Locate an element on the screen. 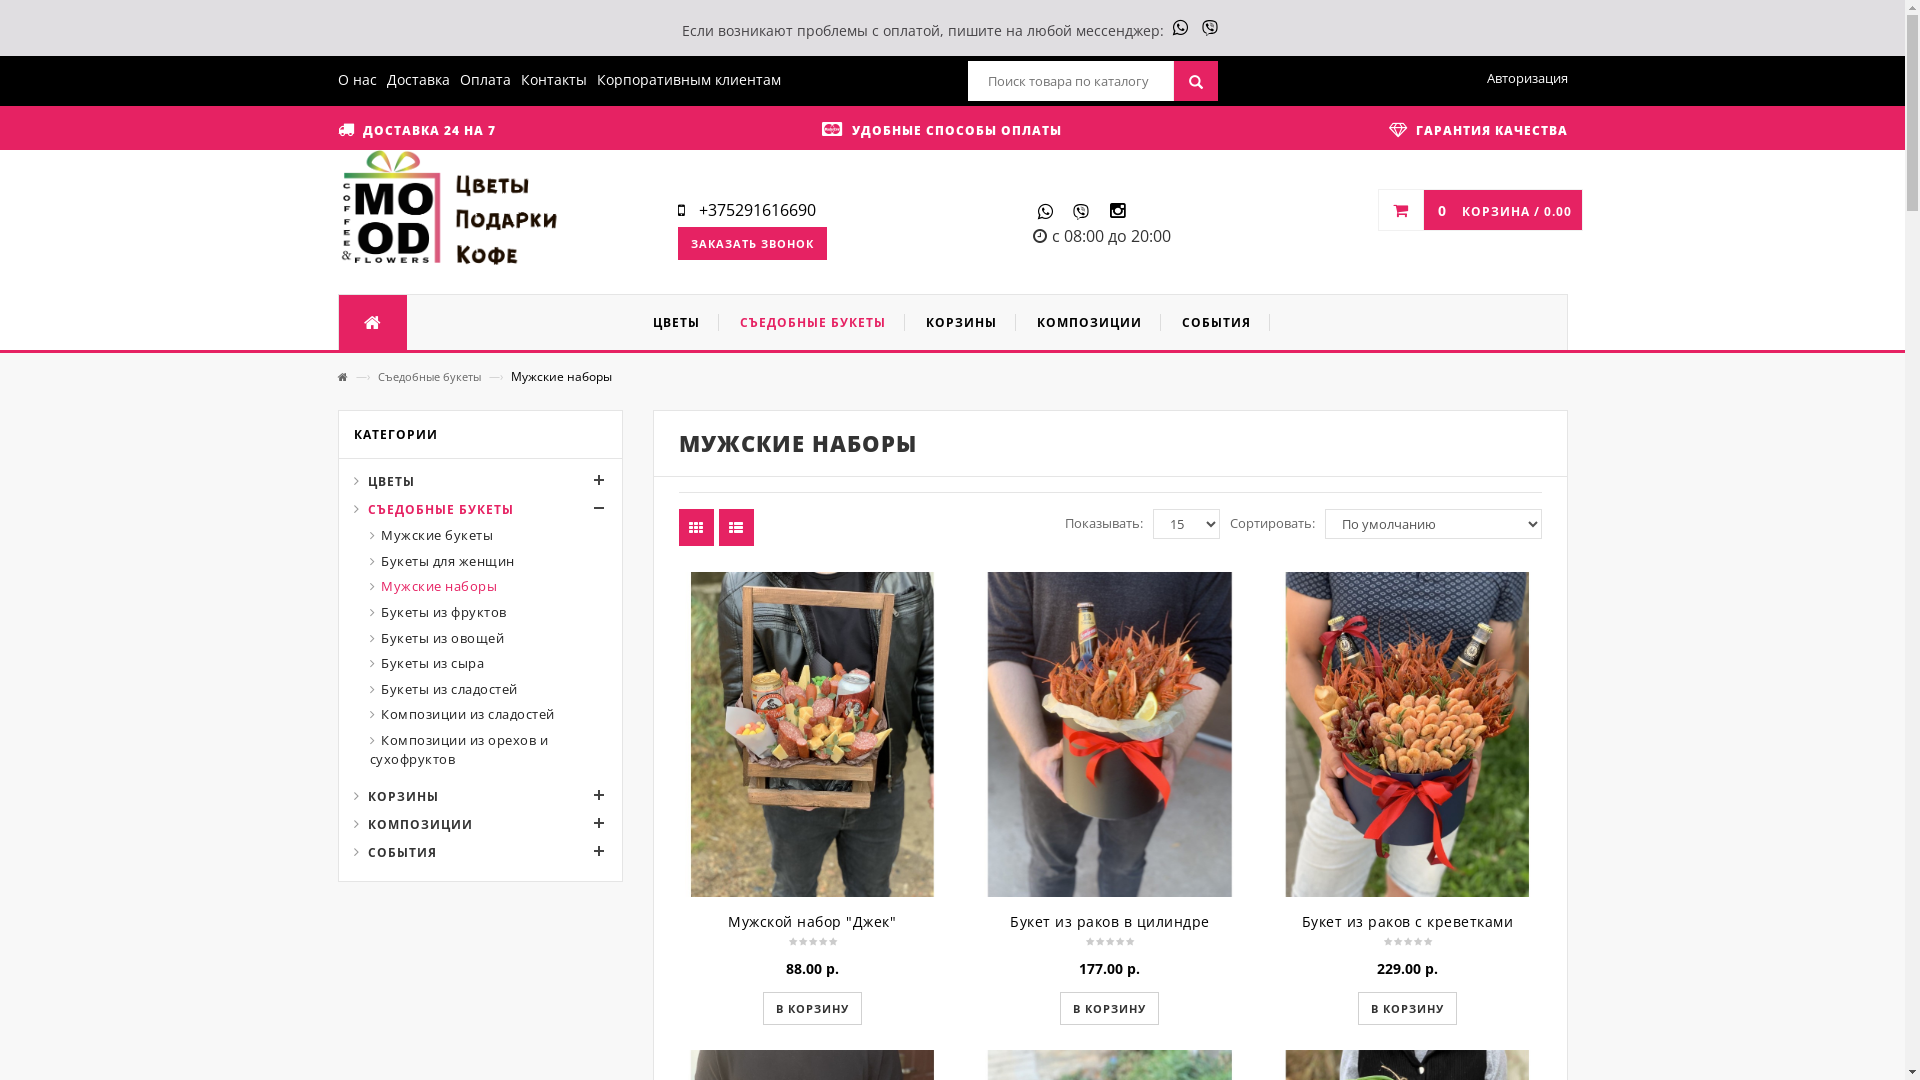 The width and height of the screenshot is (1920, 1080). 'MOOD' is located at coordinates (448, 209).